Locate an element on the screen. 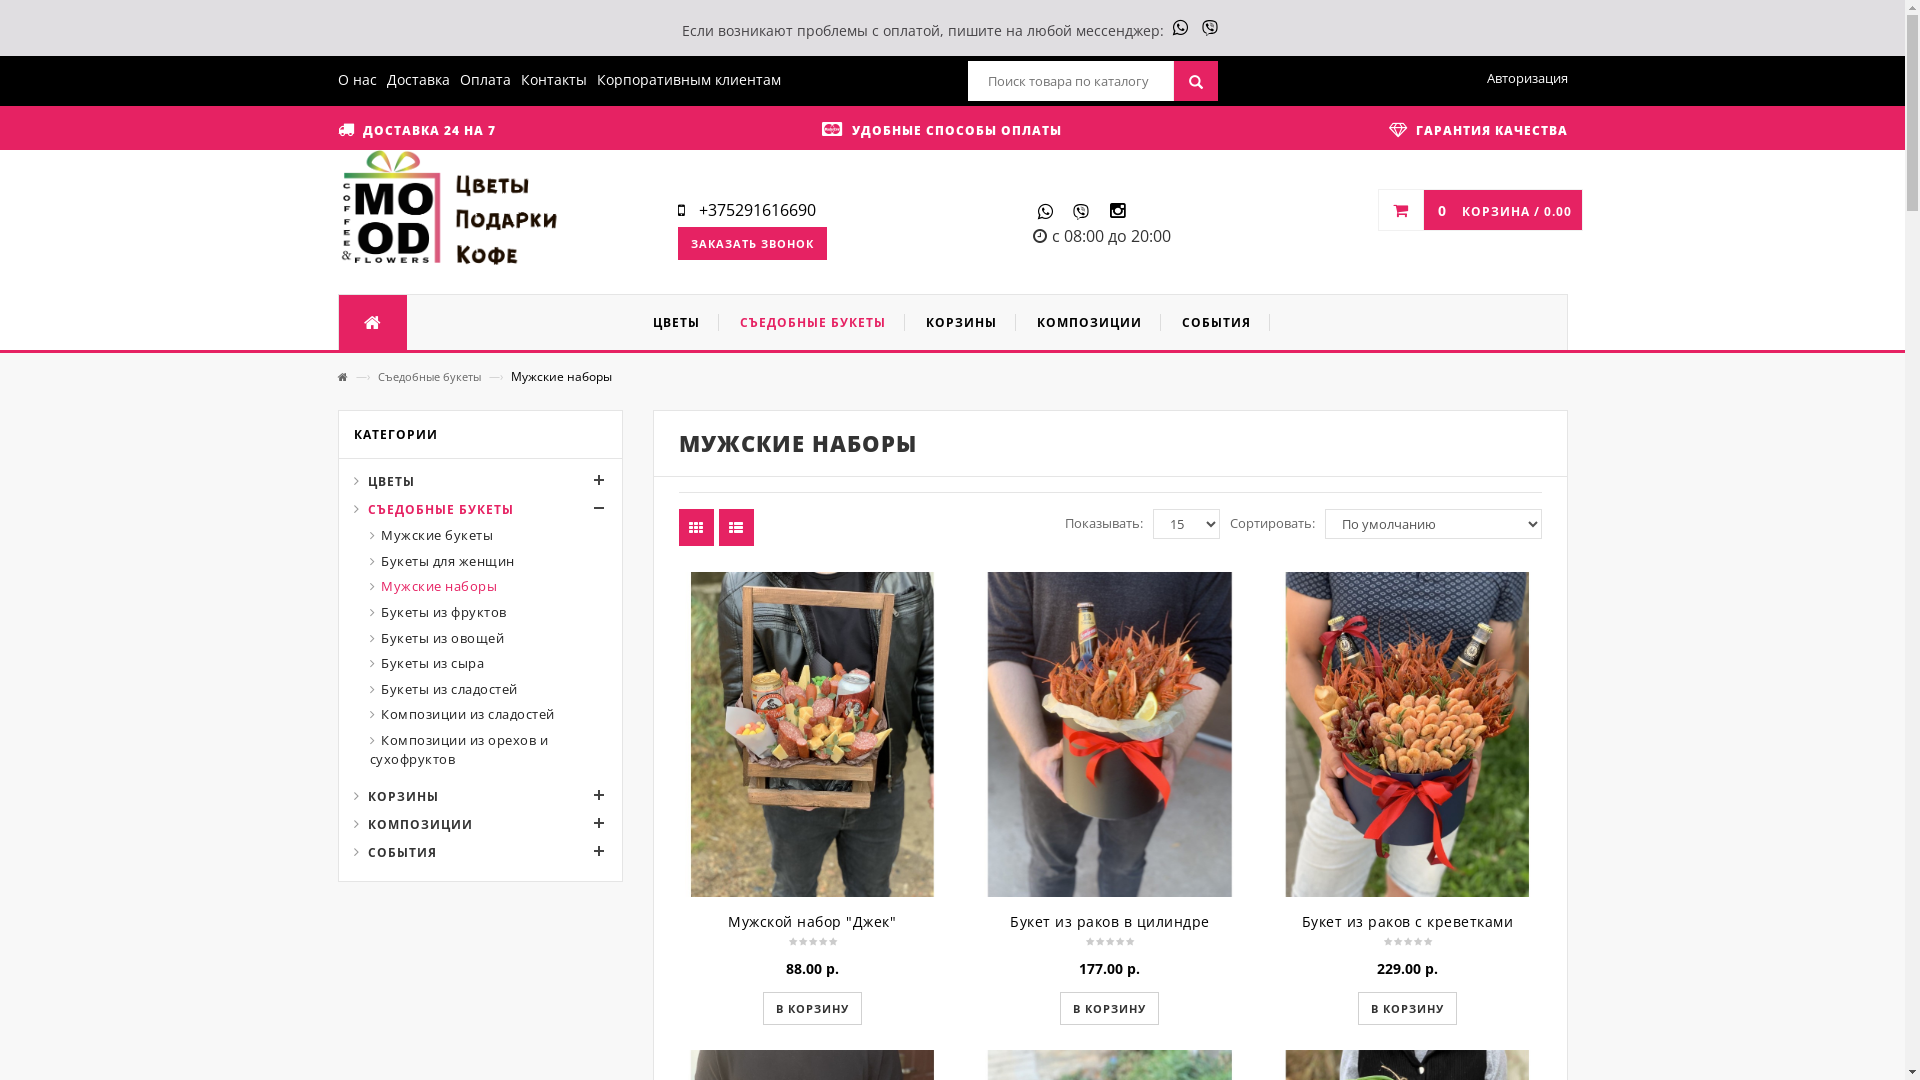 The width and height of the screenshot is (1920, 1080). 'MOOD' is located at coordinates (448, 209).